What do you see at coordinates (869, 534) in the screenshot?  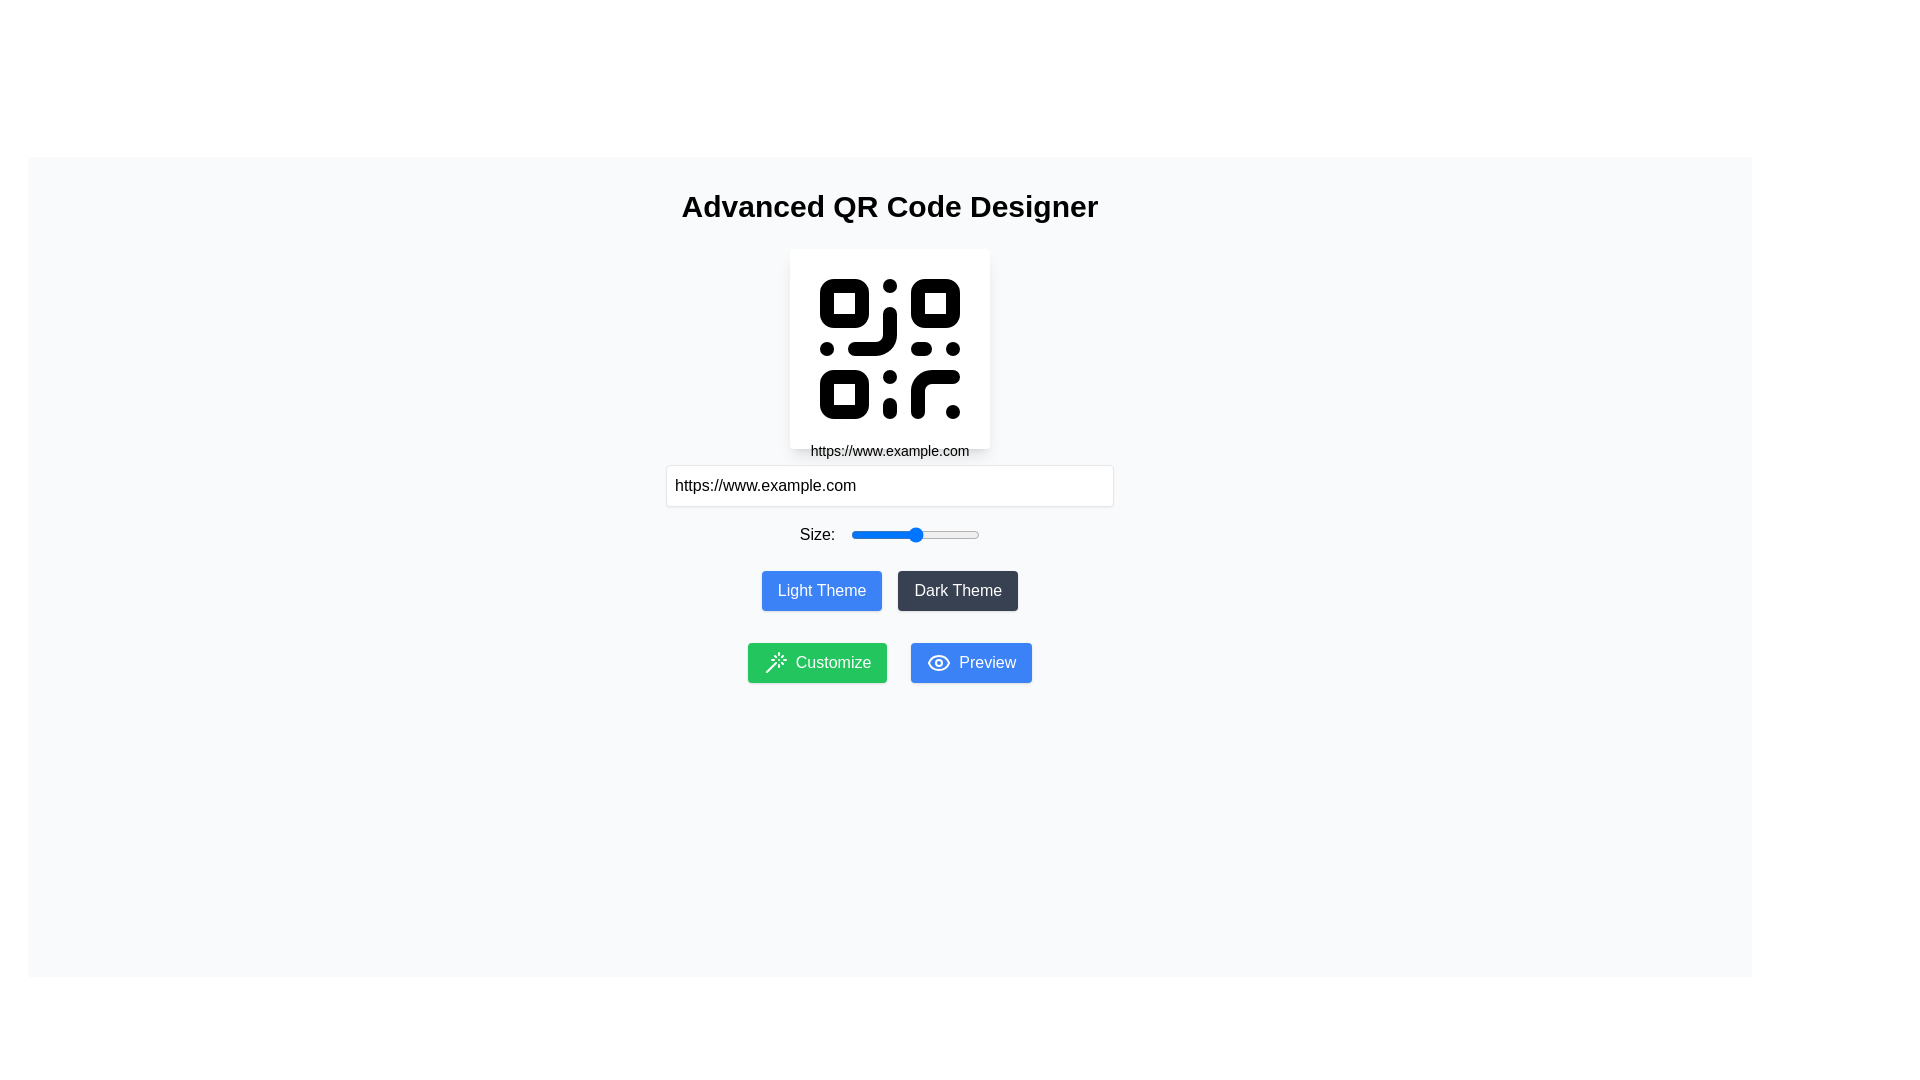 I see `the size value` at bounding box center [869, 534].